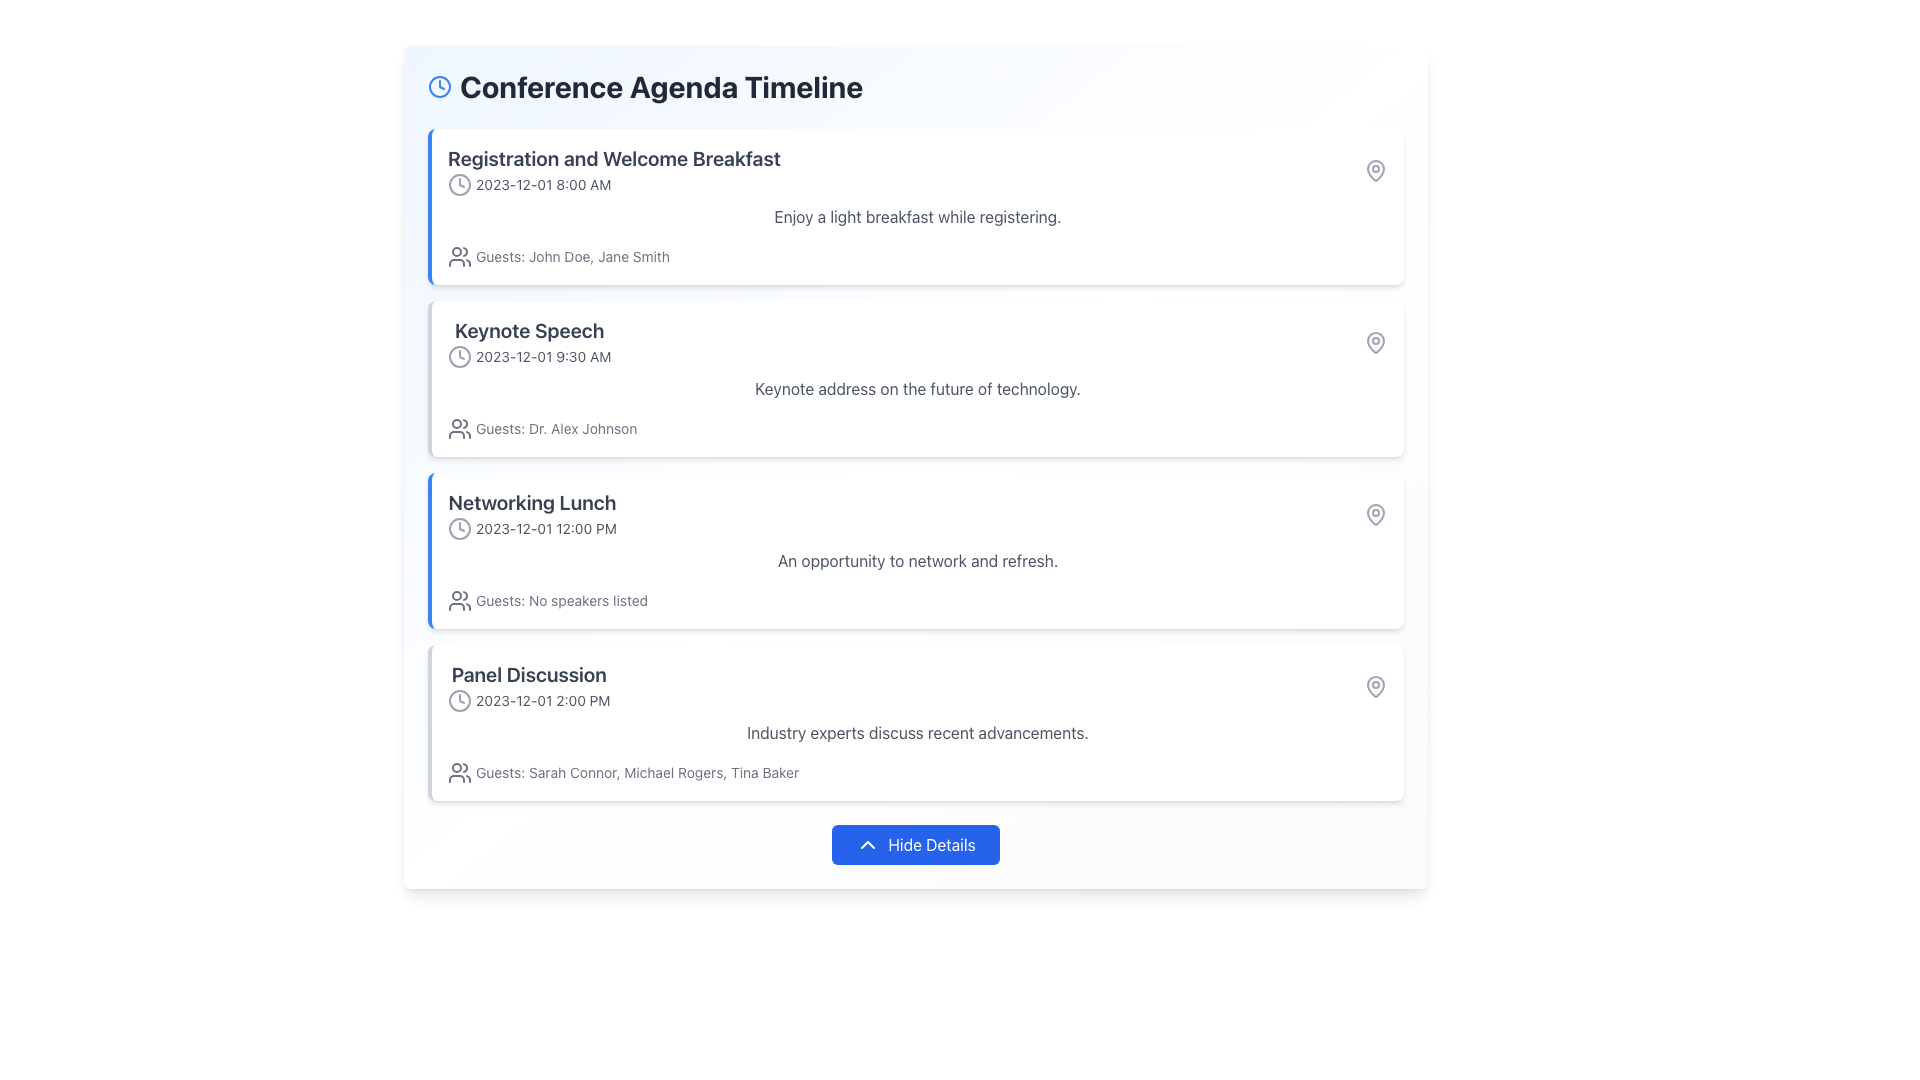  What do you see at coordinates (915, 844) in the screenshot?
I see `the button with a blue background and white text labeled 'Hide Details', located at the bottom of the 'Conference Agenda Timeline' after the 'Panel Discussion' section` at bounding box center [915, 844].